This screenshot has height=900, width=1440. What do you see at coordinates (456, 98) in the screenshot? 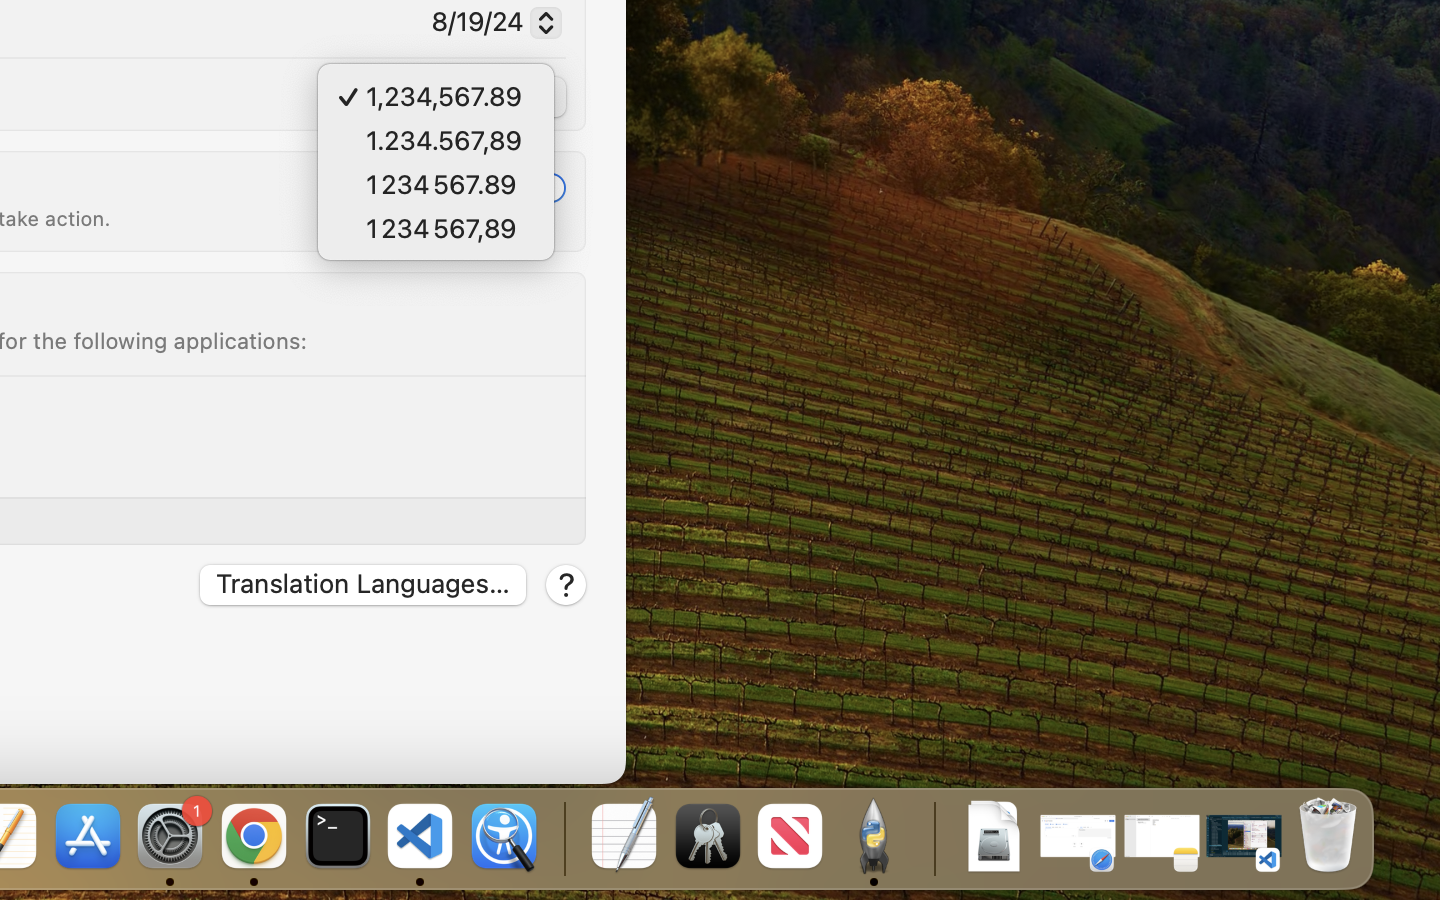
I see `'1,234,567.89'` at bounding box center [456, 98].